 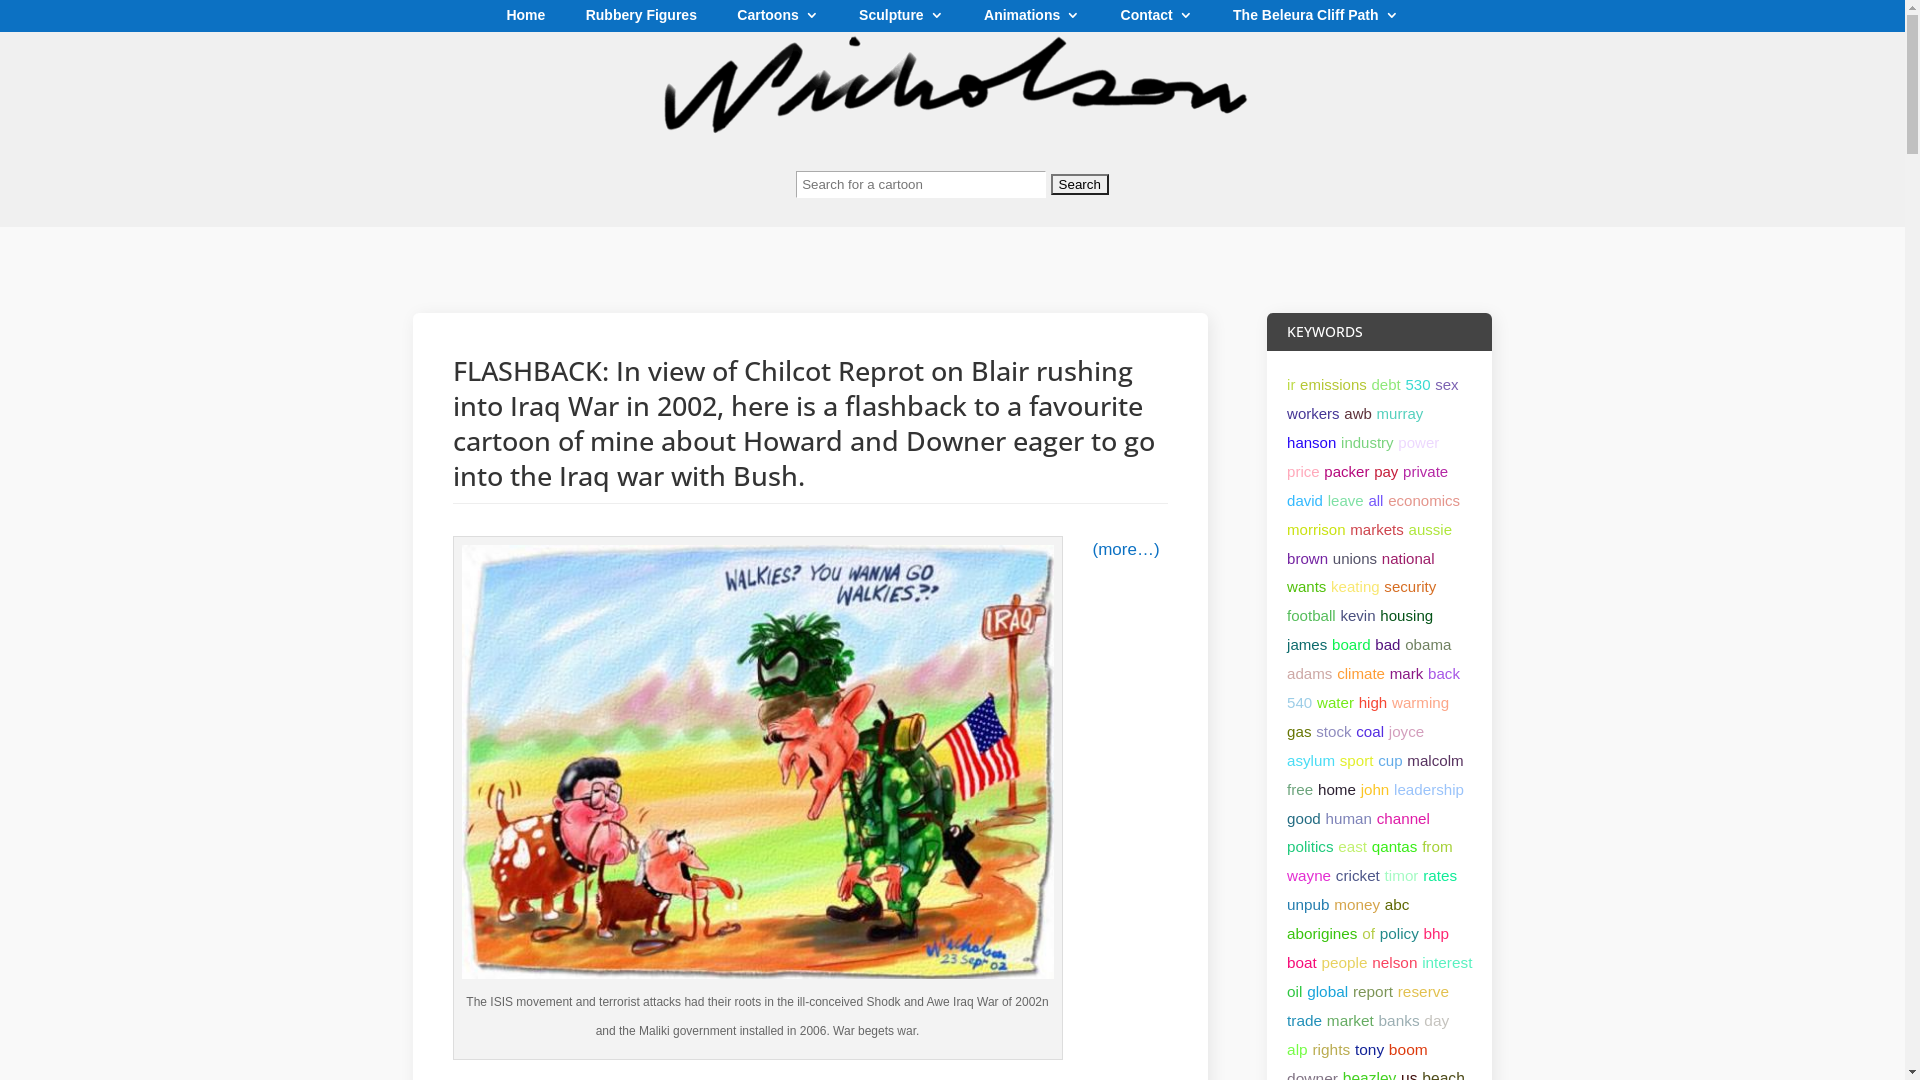 What do you see at coordinates (1300, 788) in the screenshot?
I see `'free'` at bounding box center [1300, 788].